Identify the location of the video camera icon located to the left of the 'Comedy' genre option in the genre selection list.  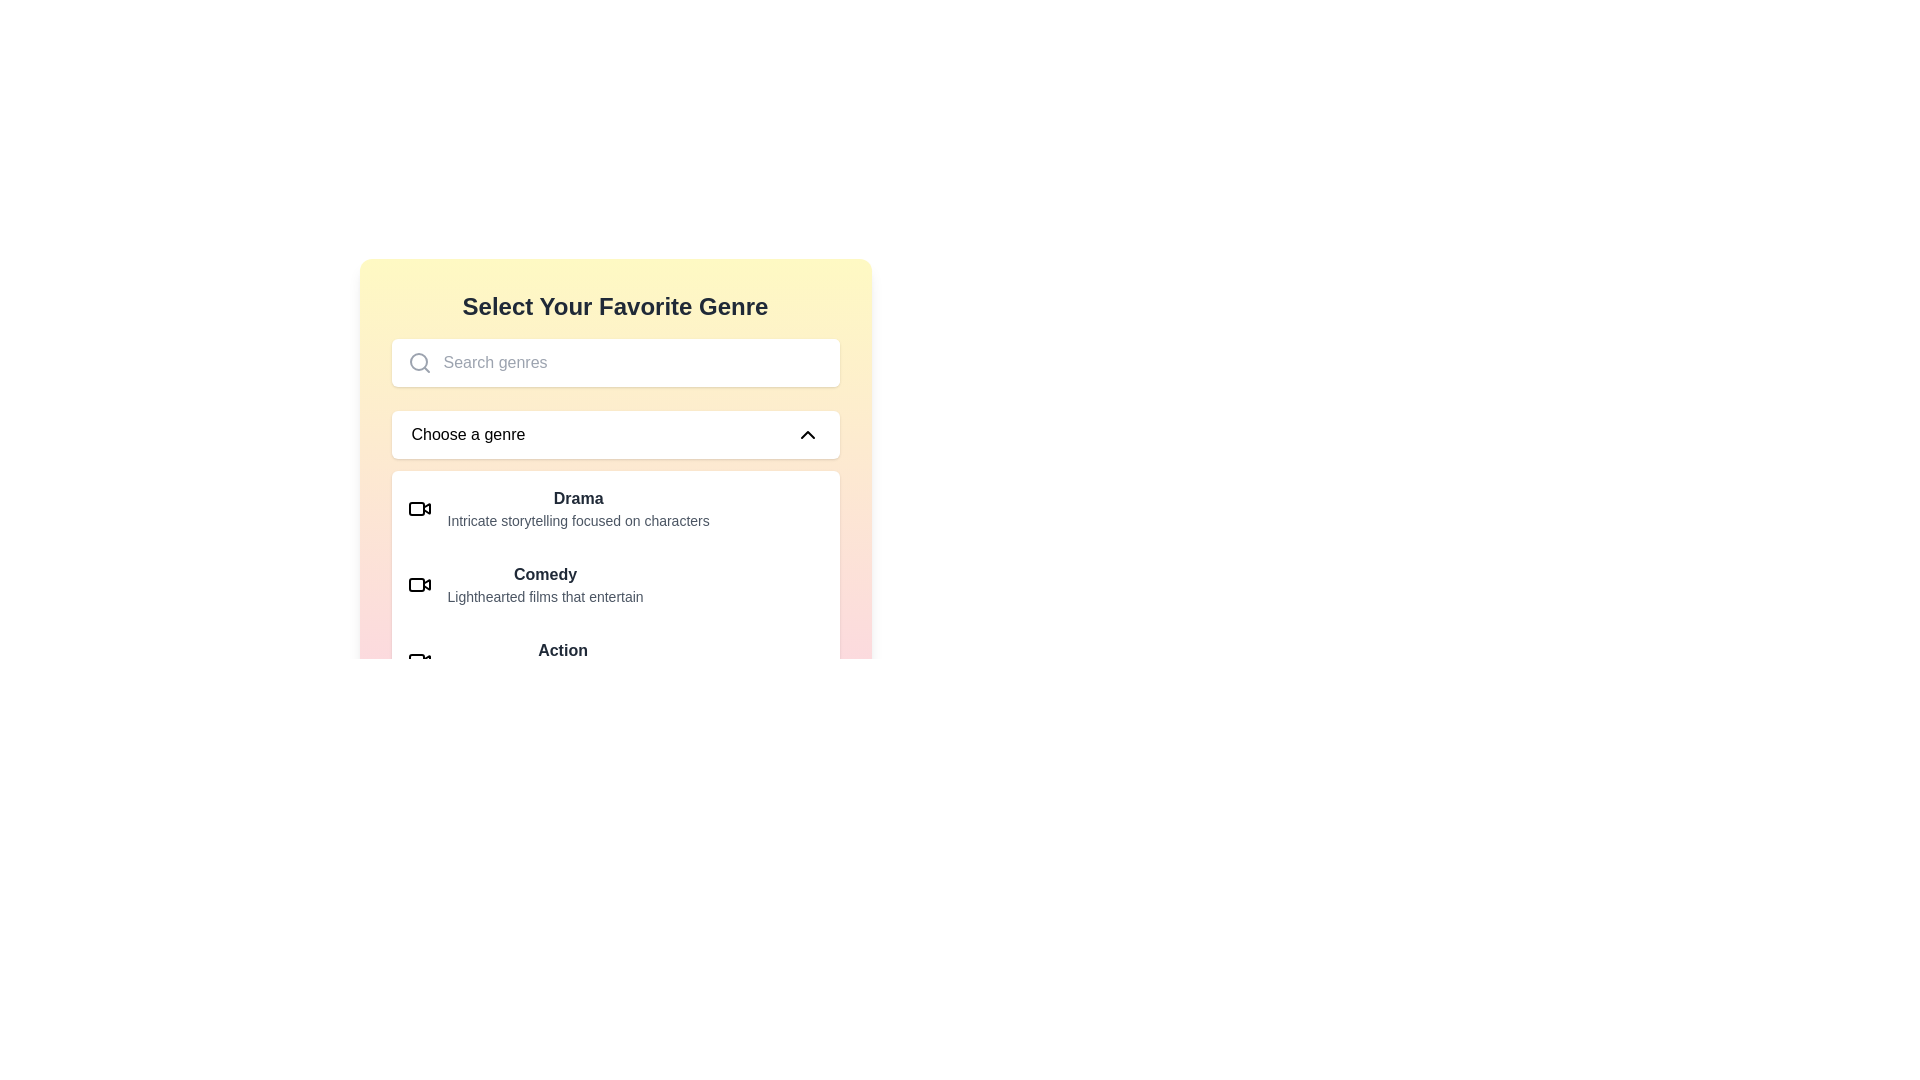
(418, 585).